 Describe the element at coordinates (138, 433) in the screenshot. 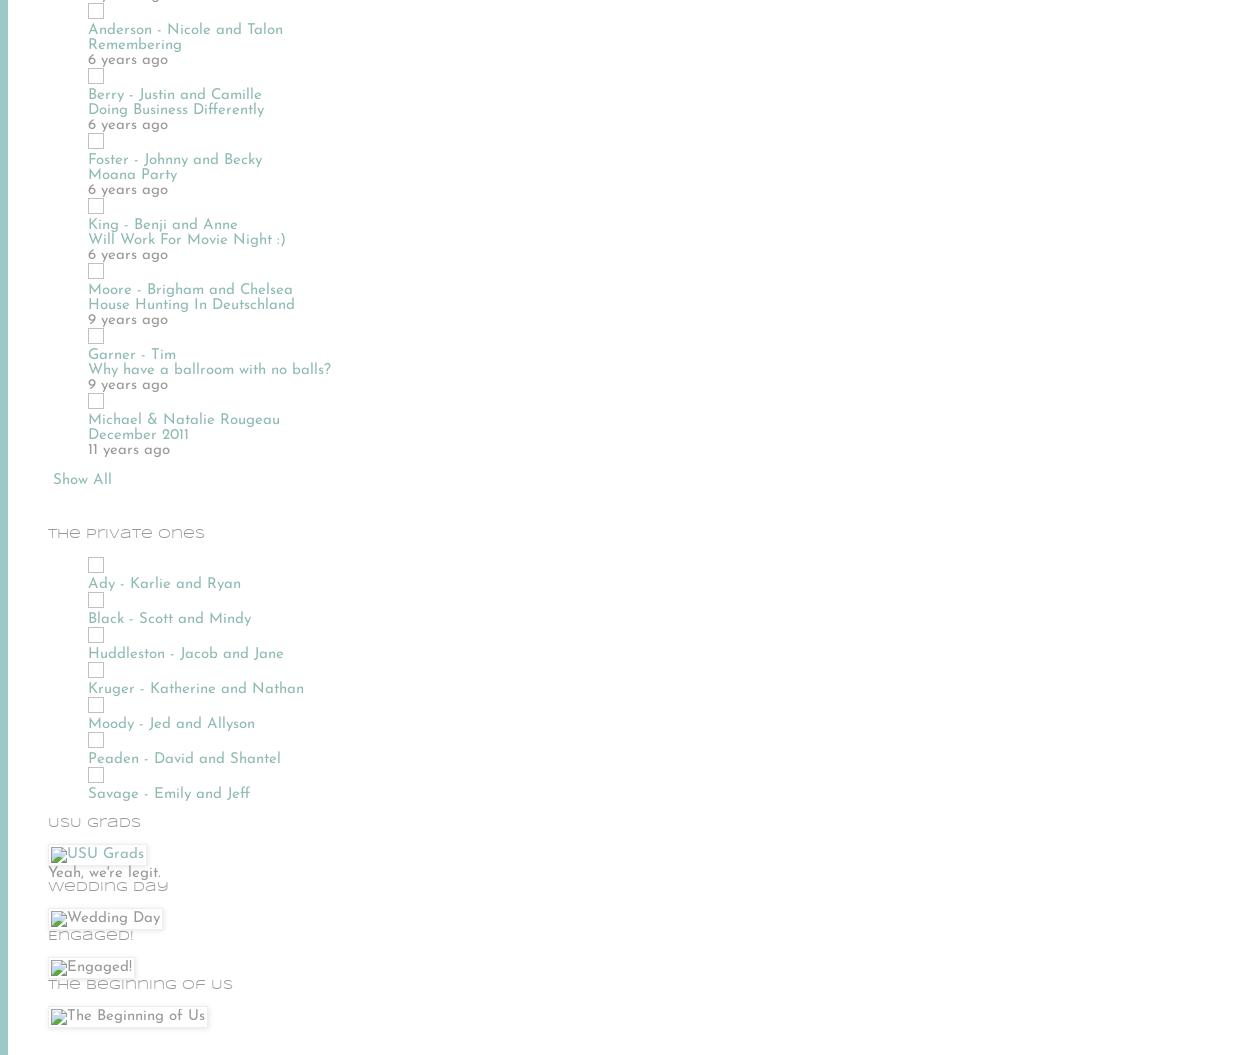

I see `'December 2011'` at that location.